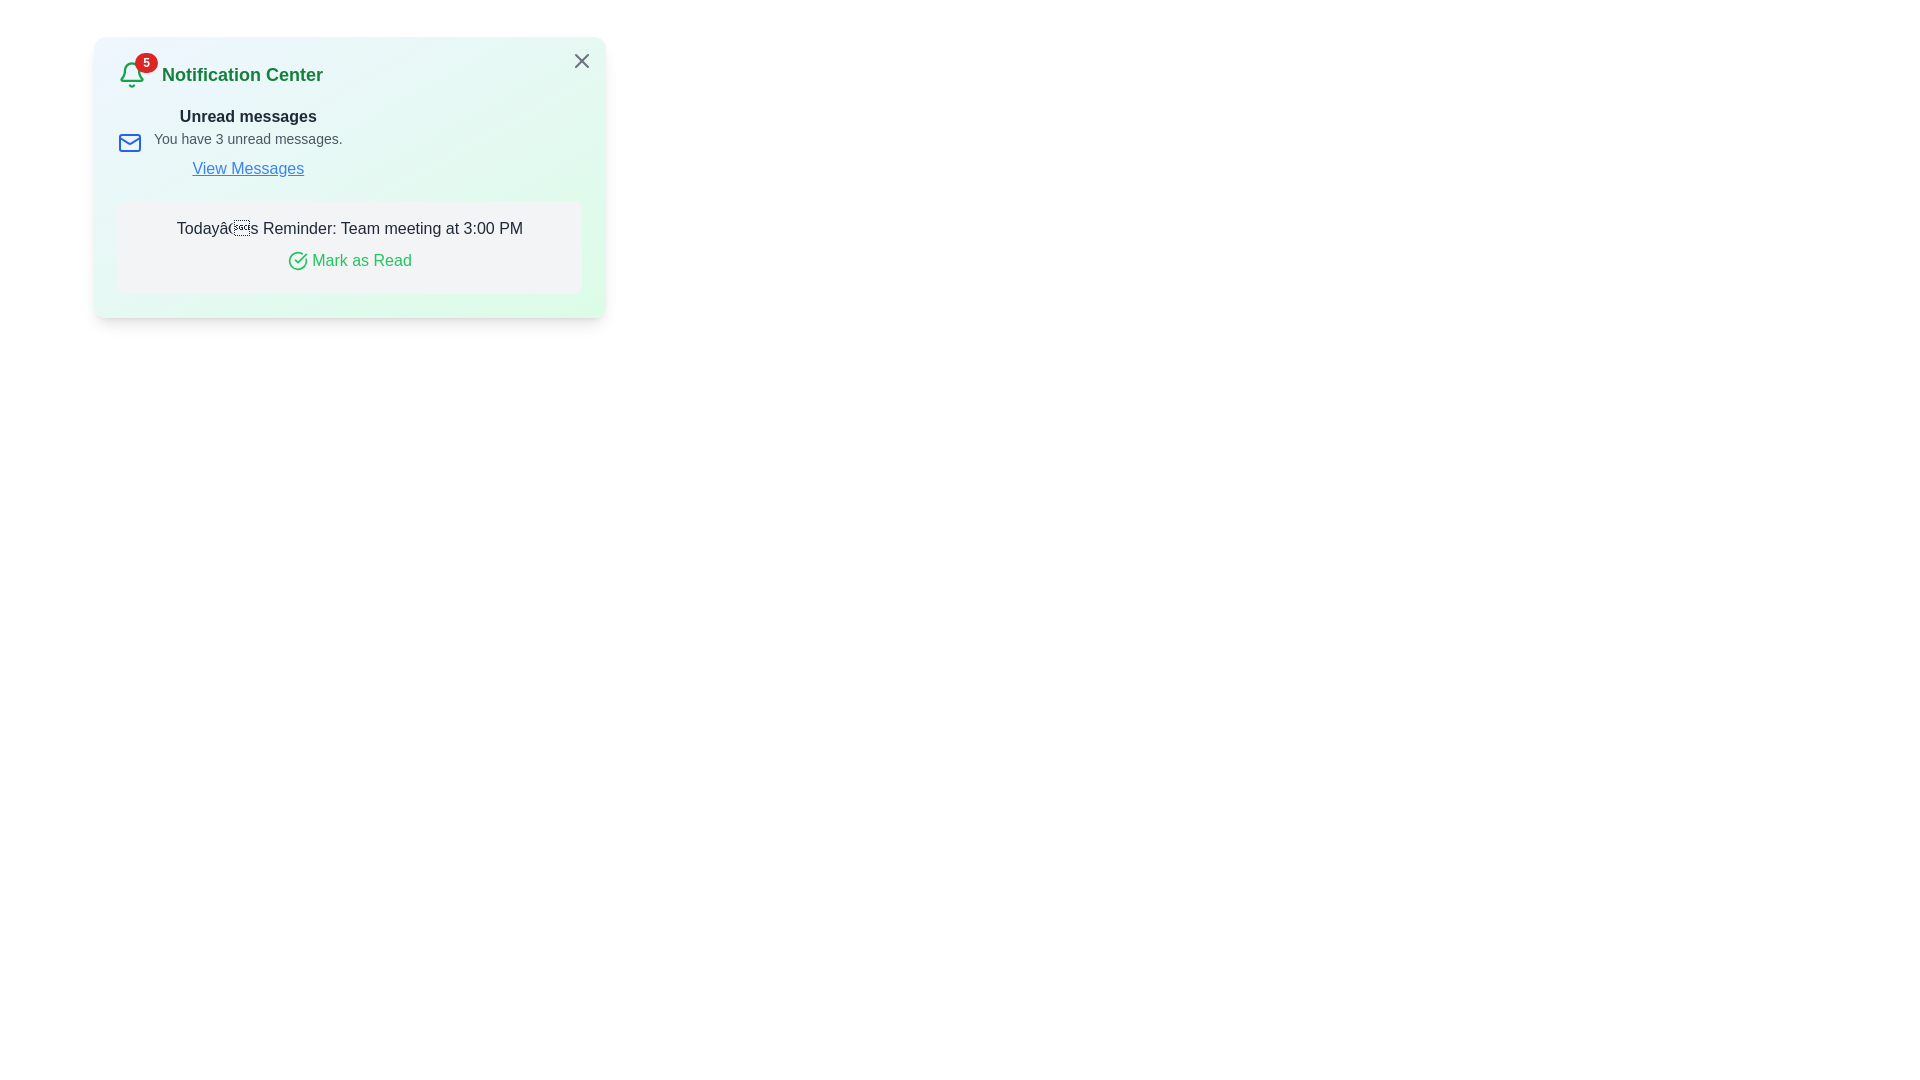 This screenshot has height=1080, width=1920. I want to click on the notification icon with a badge located in the top-left section of the Notification Center header, which indicates unread notifications, so click(131, 73).